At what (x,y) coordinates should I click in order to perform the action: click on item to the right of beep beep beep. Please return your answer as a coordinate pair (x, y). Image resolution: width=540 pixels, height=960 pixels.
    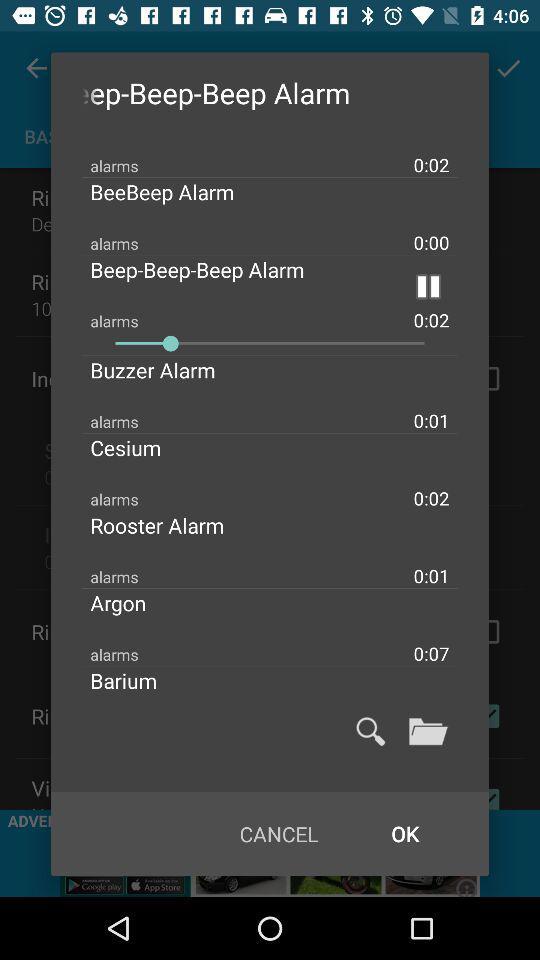
    Looking at the image, I should click on (427, 285).